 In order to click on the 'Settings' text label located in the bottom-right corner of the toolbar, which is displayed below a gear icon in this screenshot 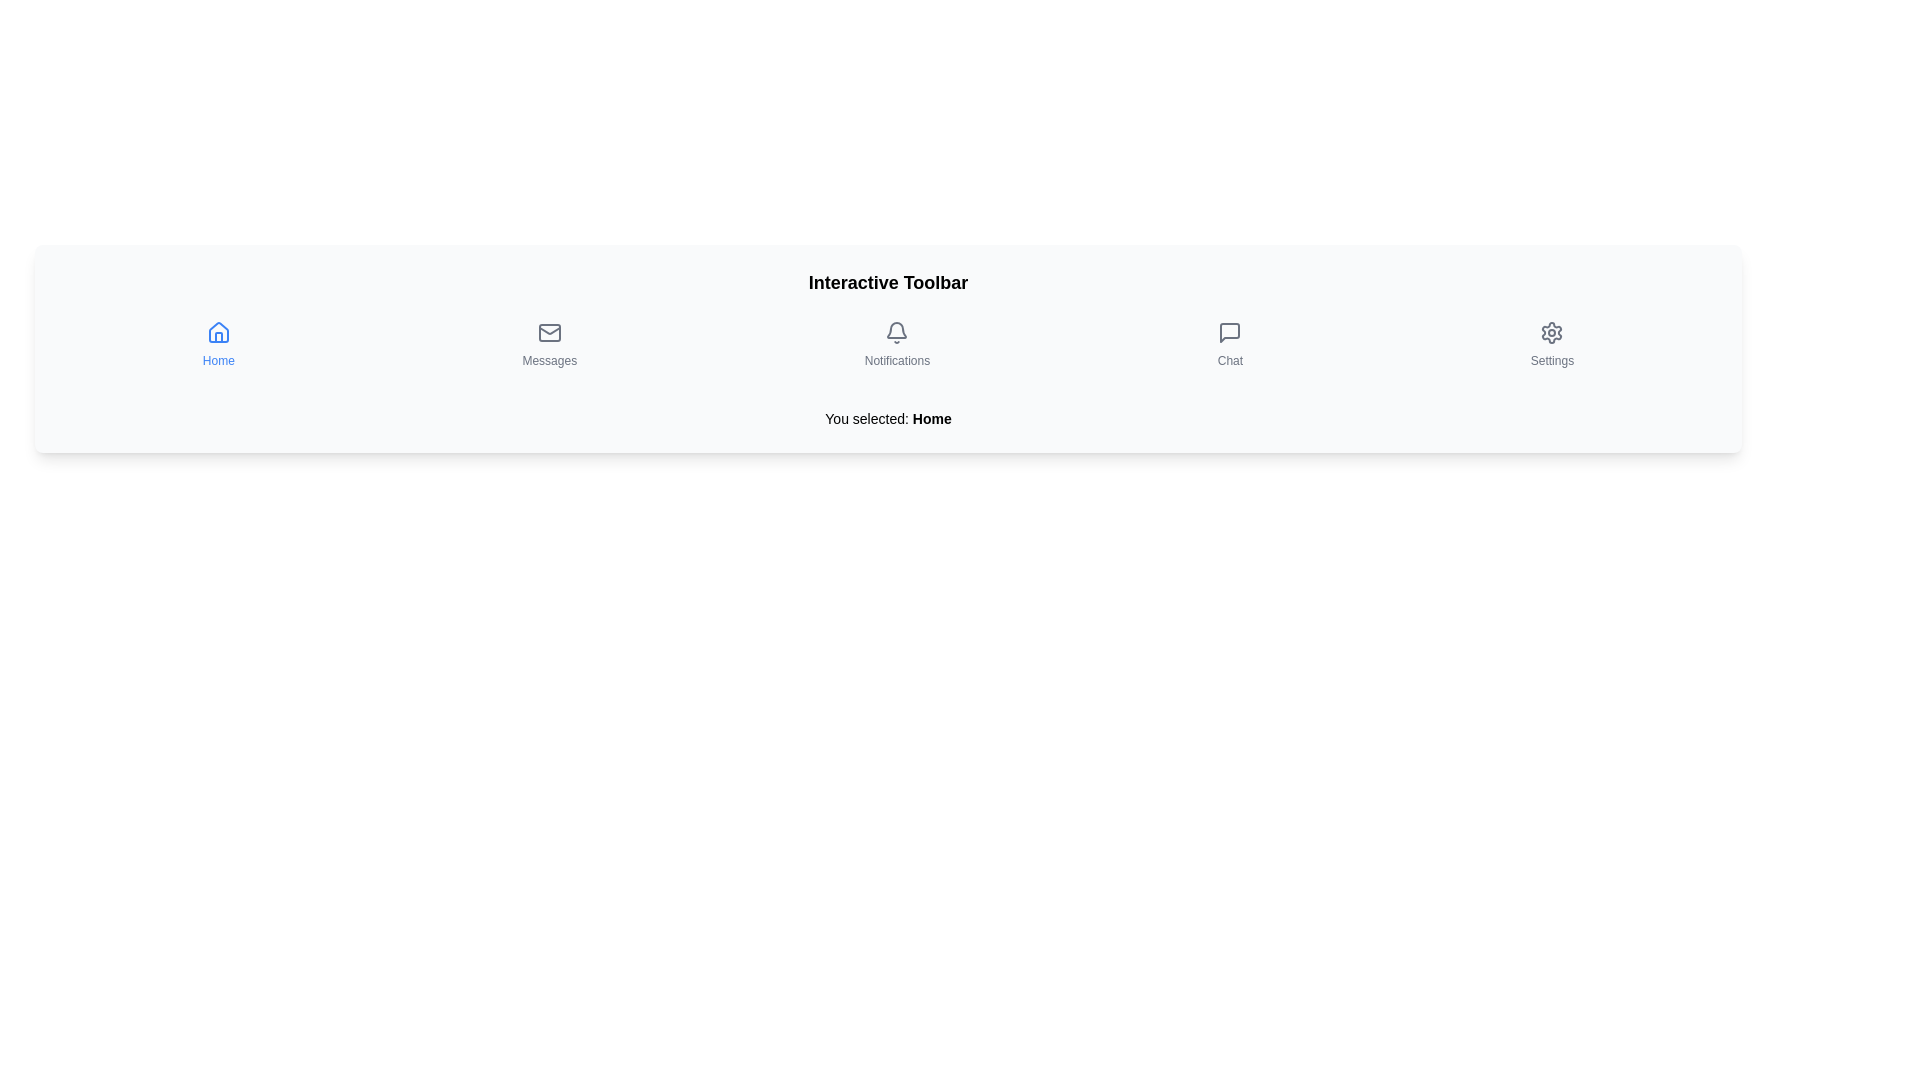, I will do `click(1551, 361)`.